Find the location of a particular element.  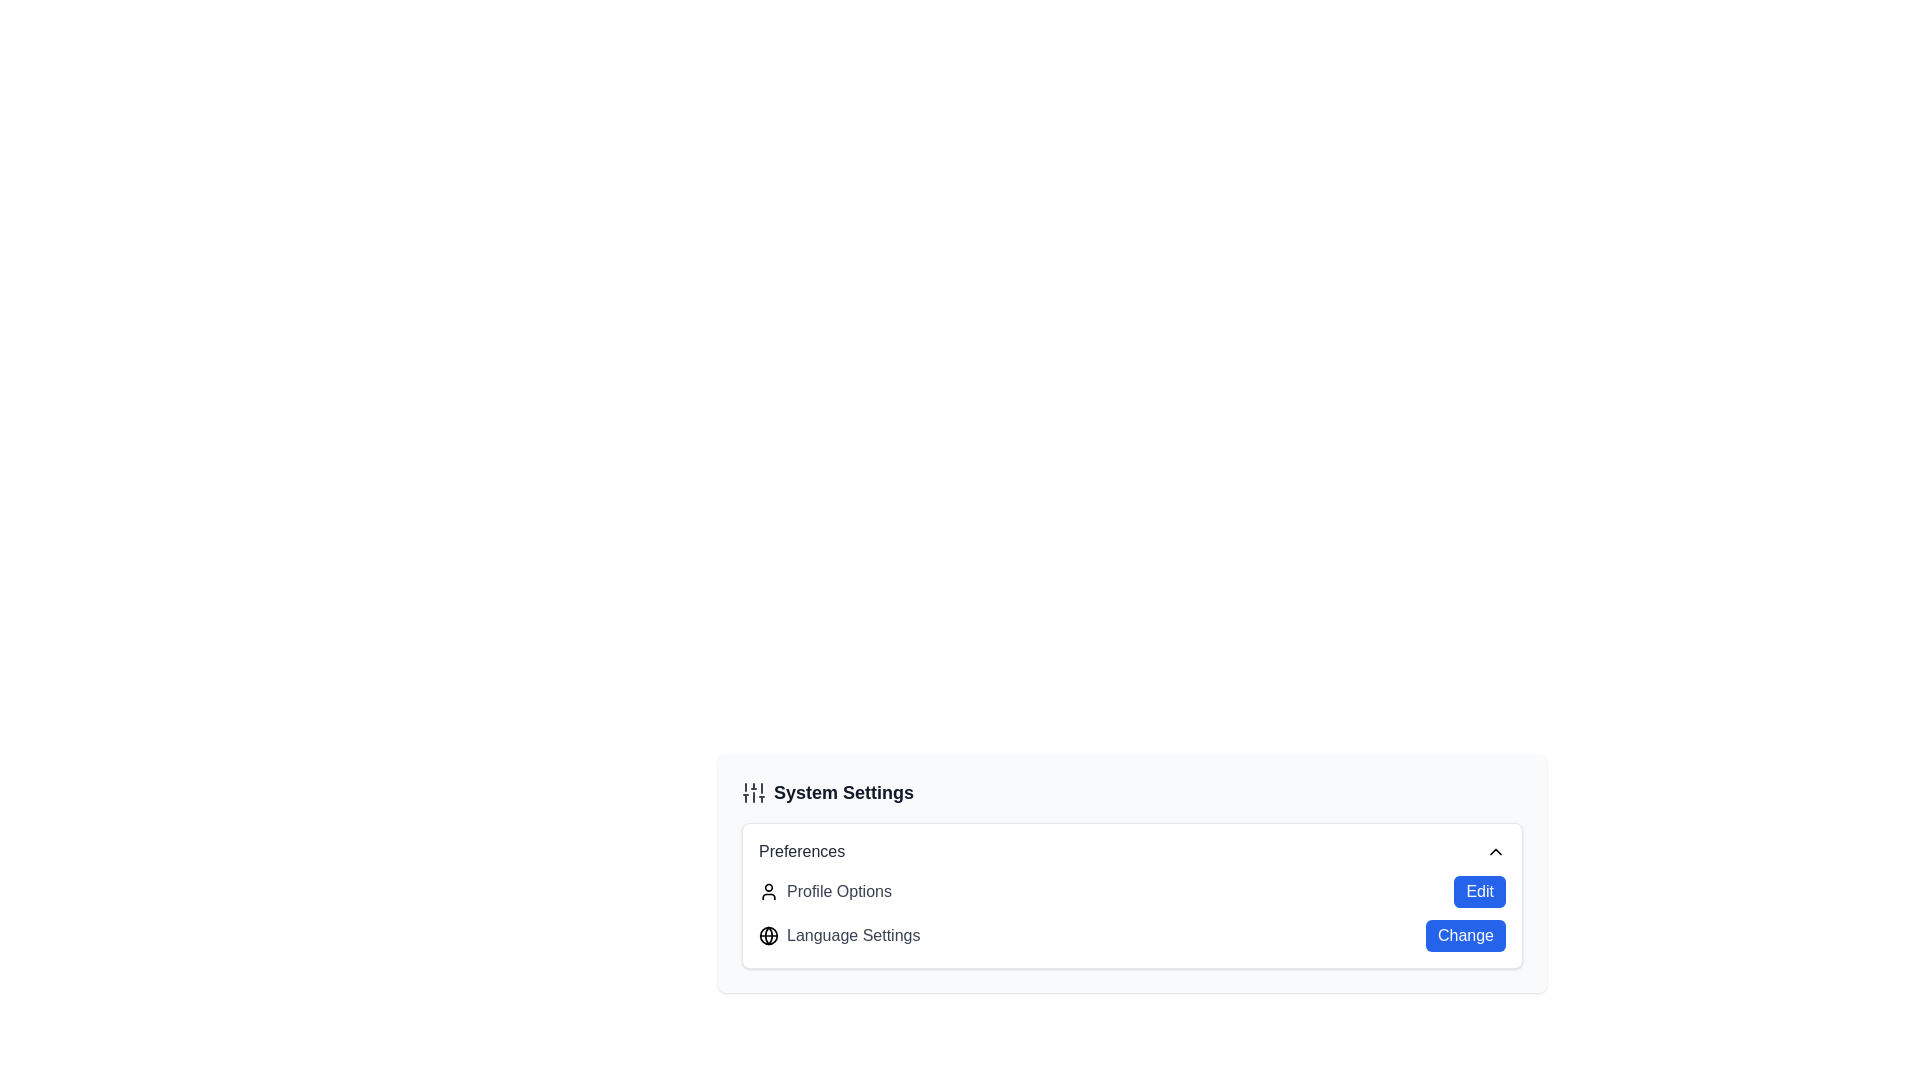

the language settings icon located on the left-most side of the 'Language Settings' section is located at coordinates (767, 936).